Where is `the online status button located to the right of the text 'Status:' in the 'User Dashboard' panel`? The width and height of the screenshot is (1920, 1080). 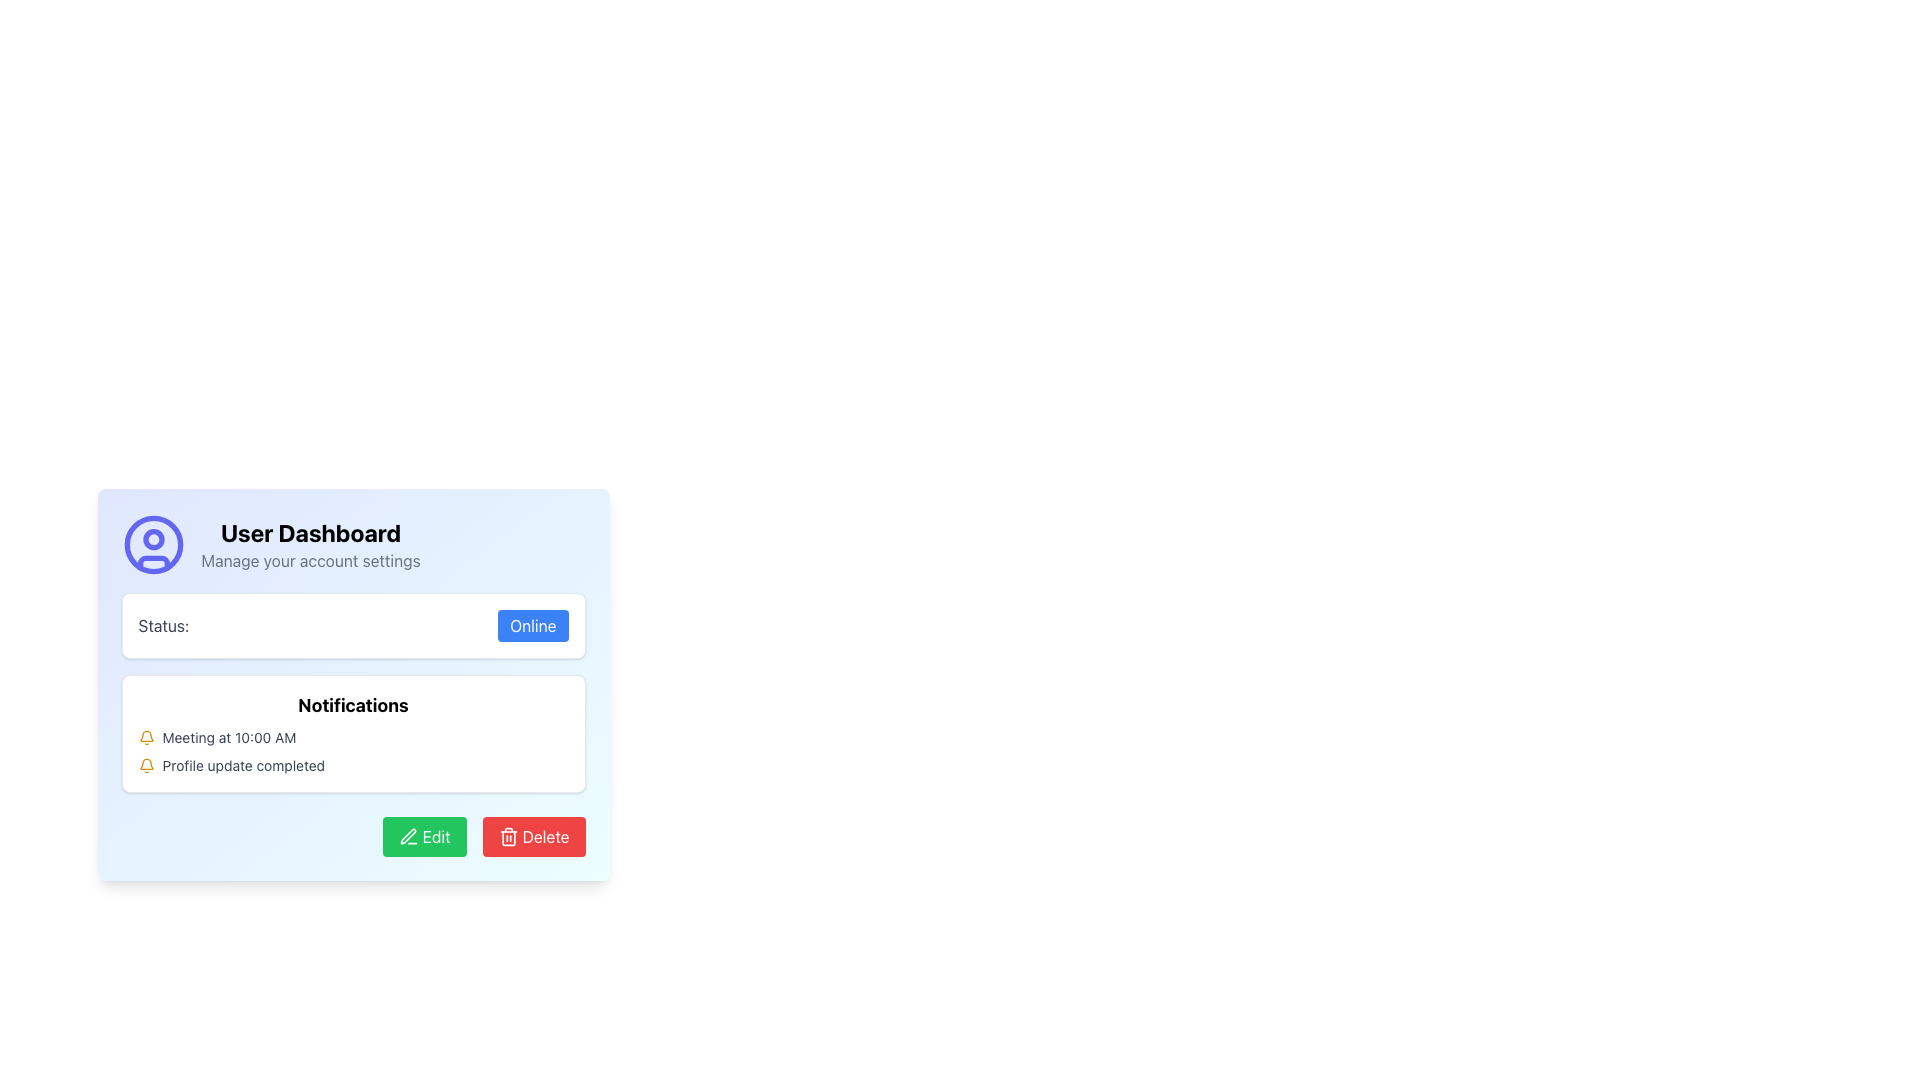
the online status button located to the right of the text 'Status:' in the 'User Dashboard' panel is located at coordinates (533, 624).